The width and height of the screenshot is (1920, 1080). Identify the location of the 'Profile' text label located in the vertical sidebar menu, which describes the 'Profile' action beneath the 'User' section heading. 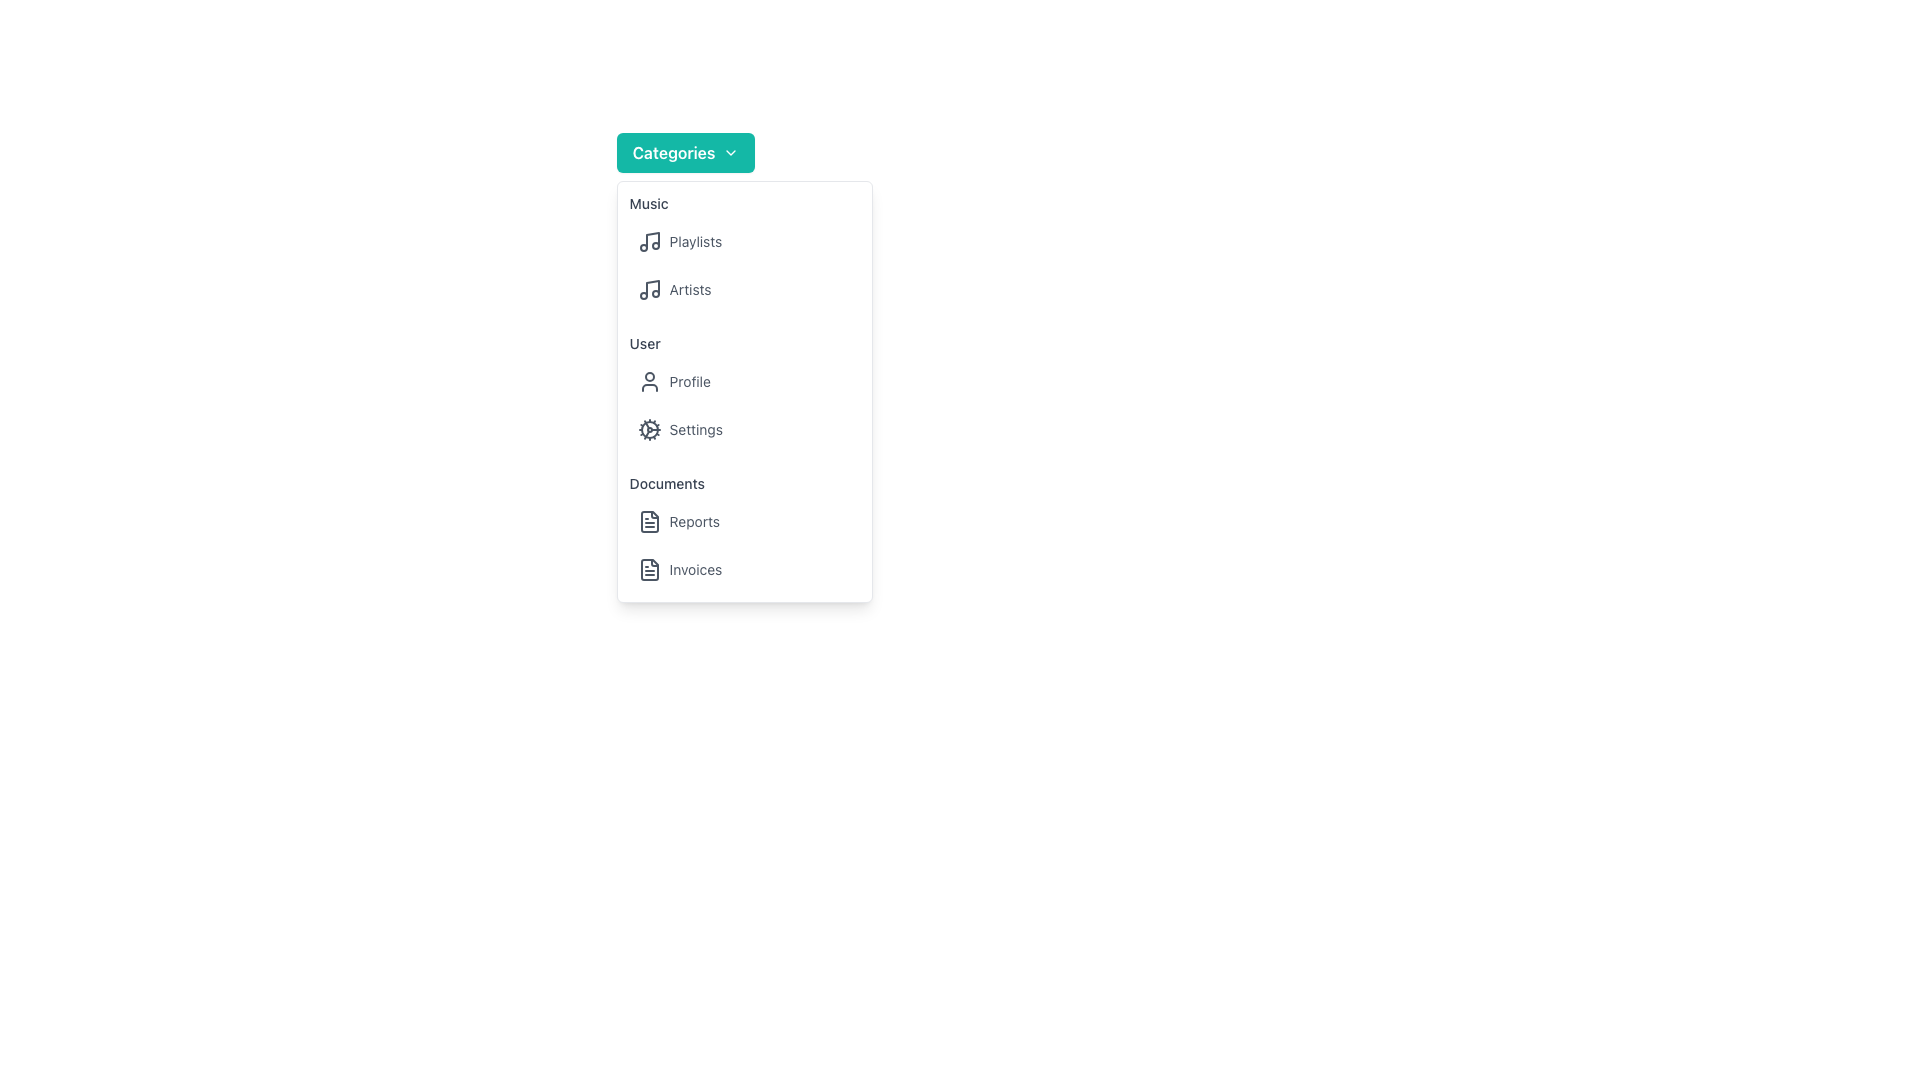
(690, 381).